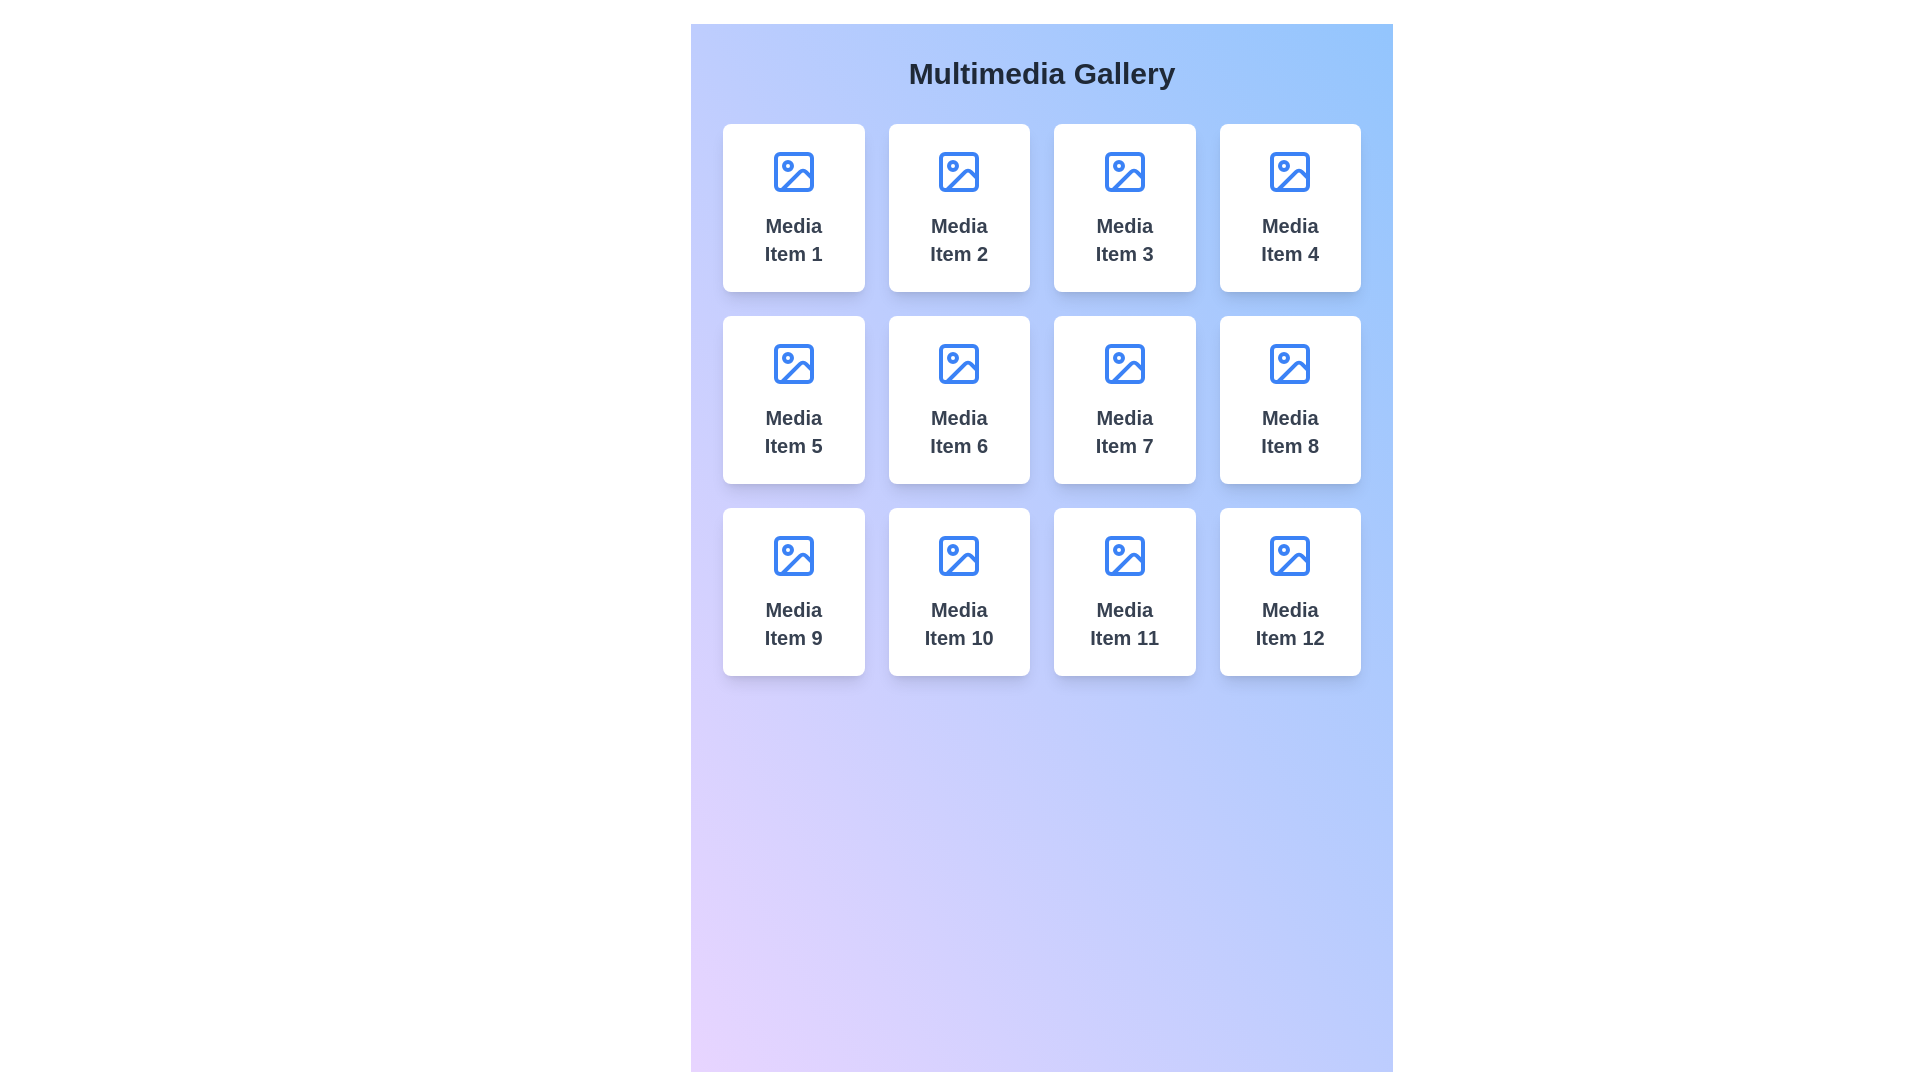  Describe the element at coordinates (792, 363) in the screenshot. I see `the media icon representing 'Media Item 5' located above its label in the fifth box of the multimedia grid` at that location.